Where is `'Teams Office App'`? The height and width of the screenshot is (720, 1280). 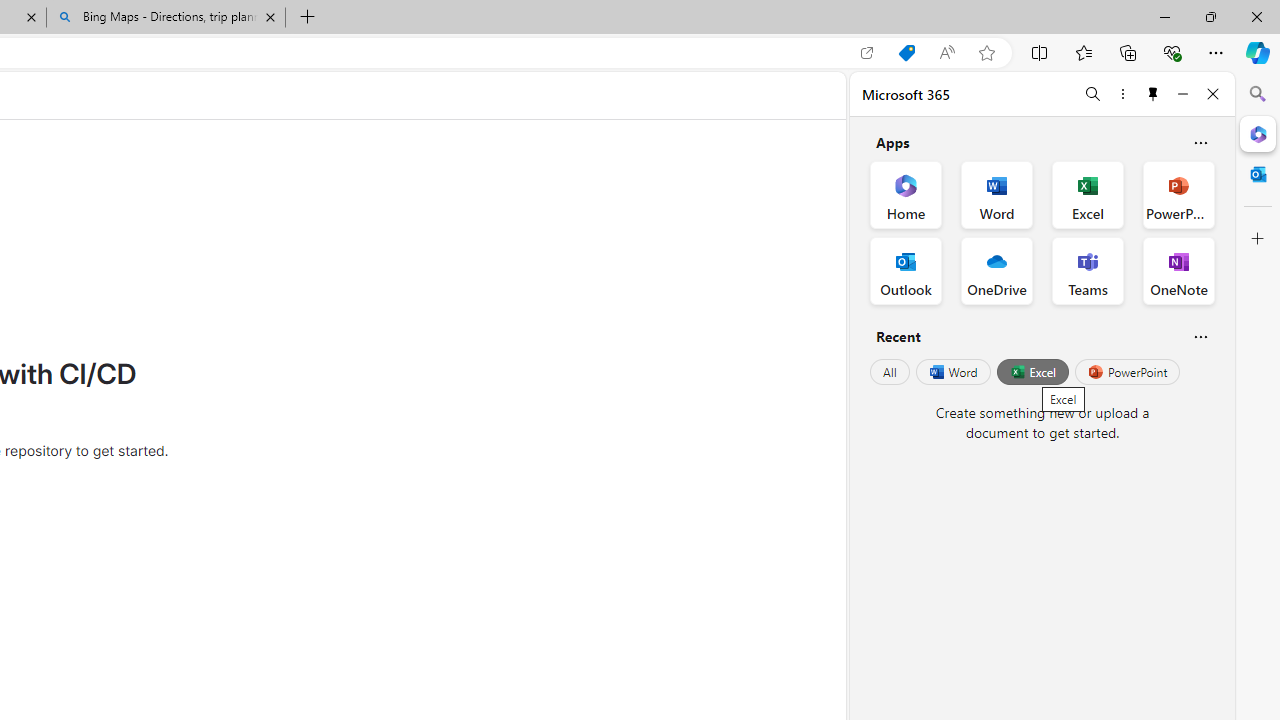
'Teams Office App' is located at coordinates (1087, 271).